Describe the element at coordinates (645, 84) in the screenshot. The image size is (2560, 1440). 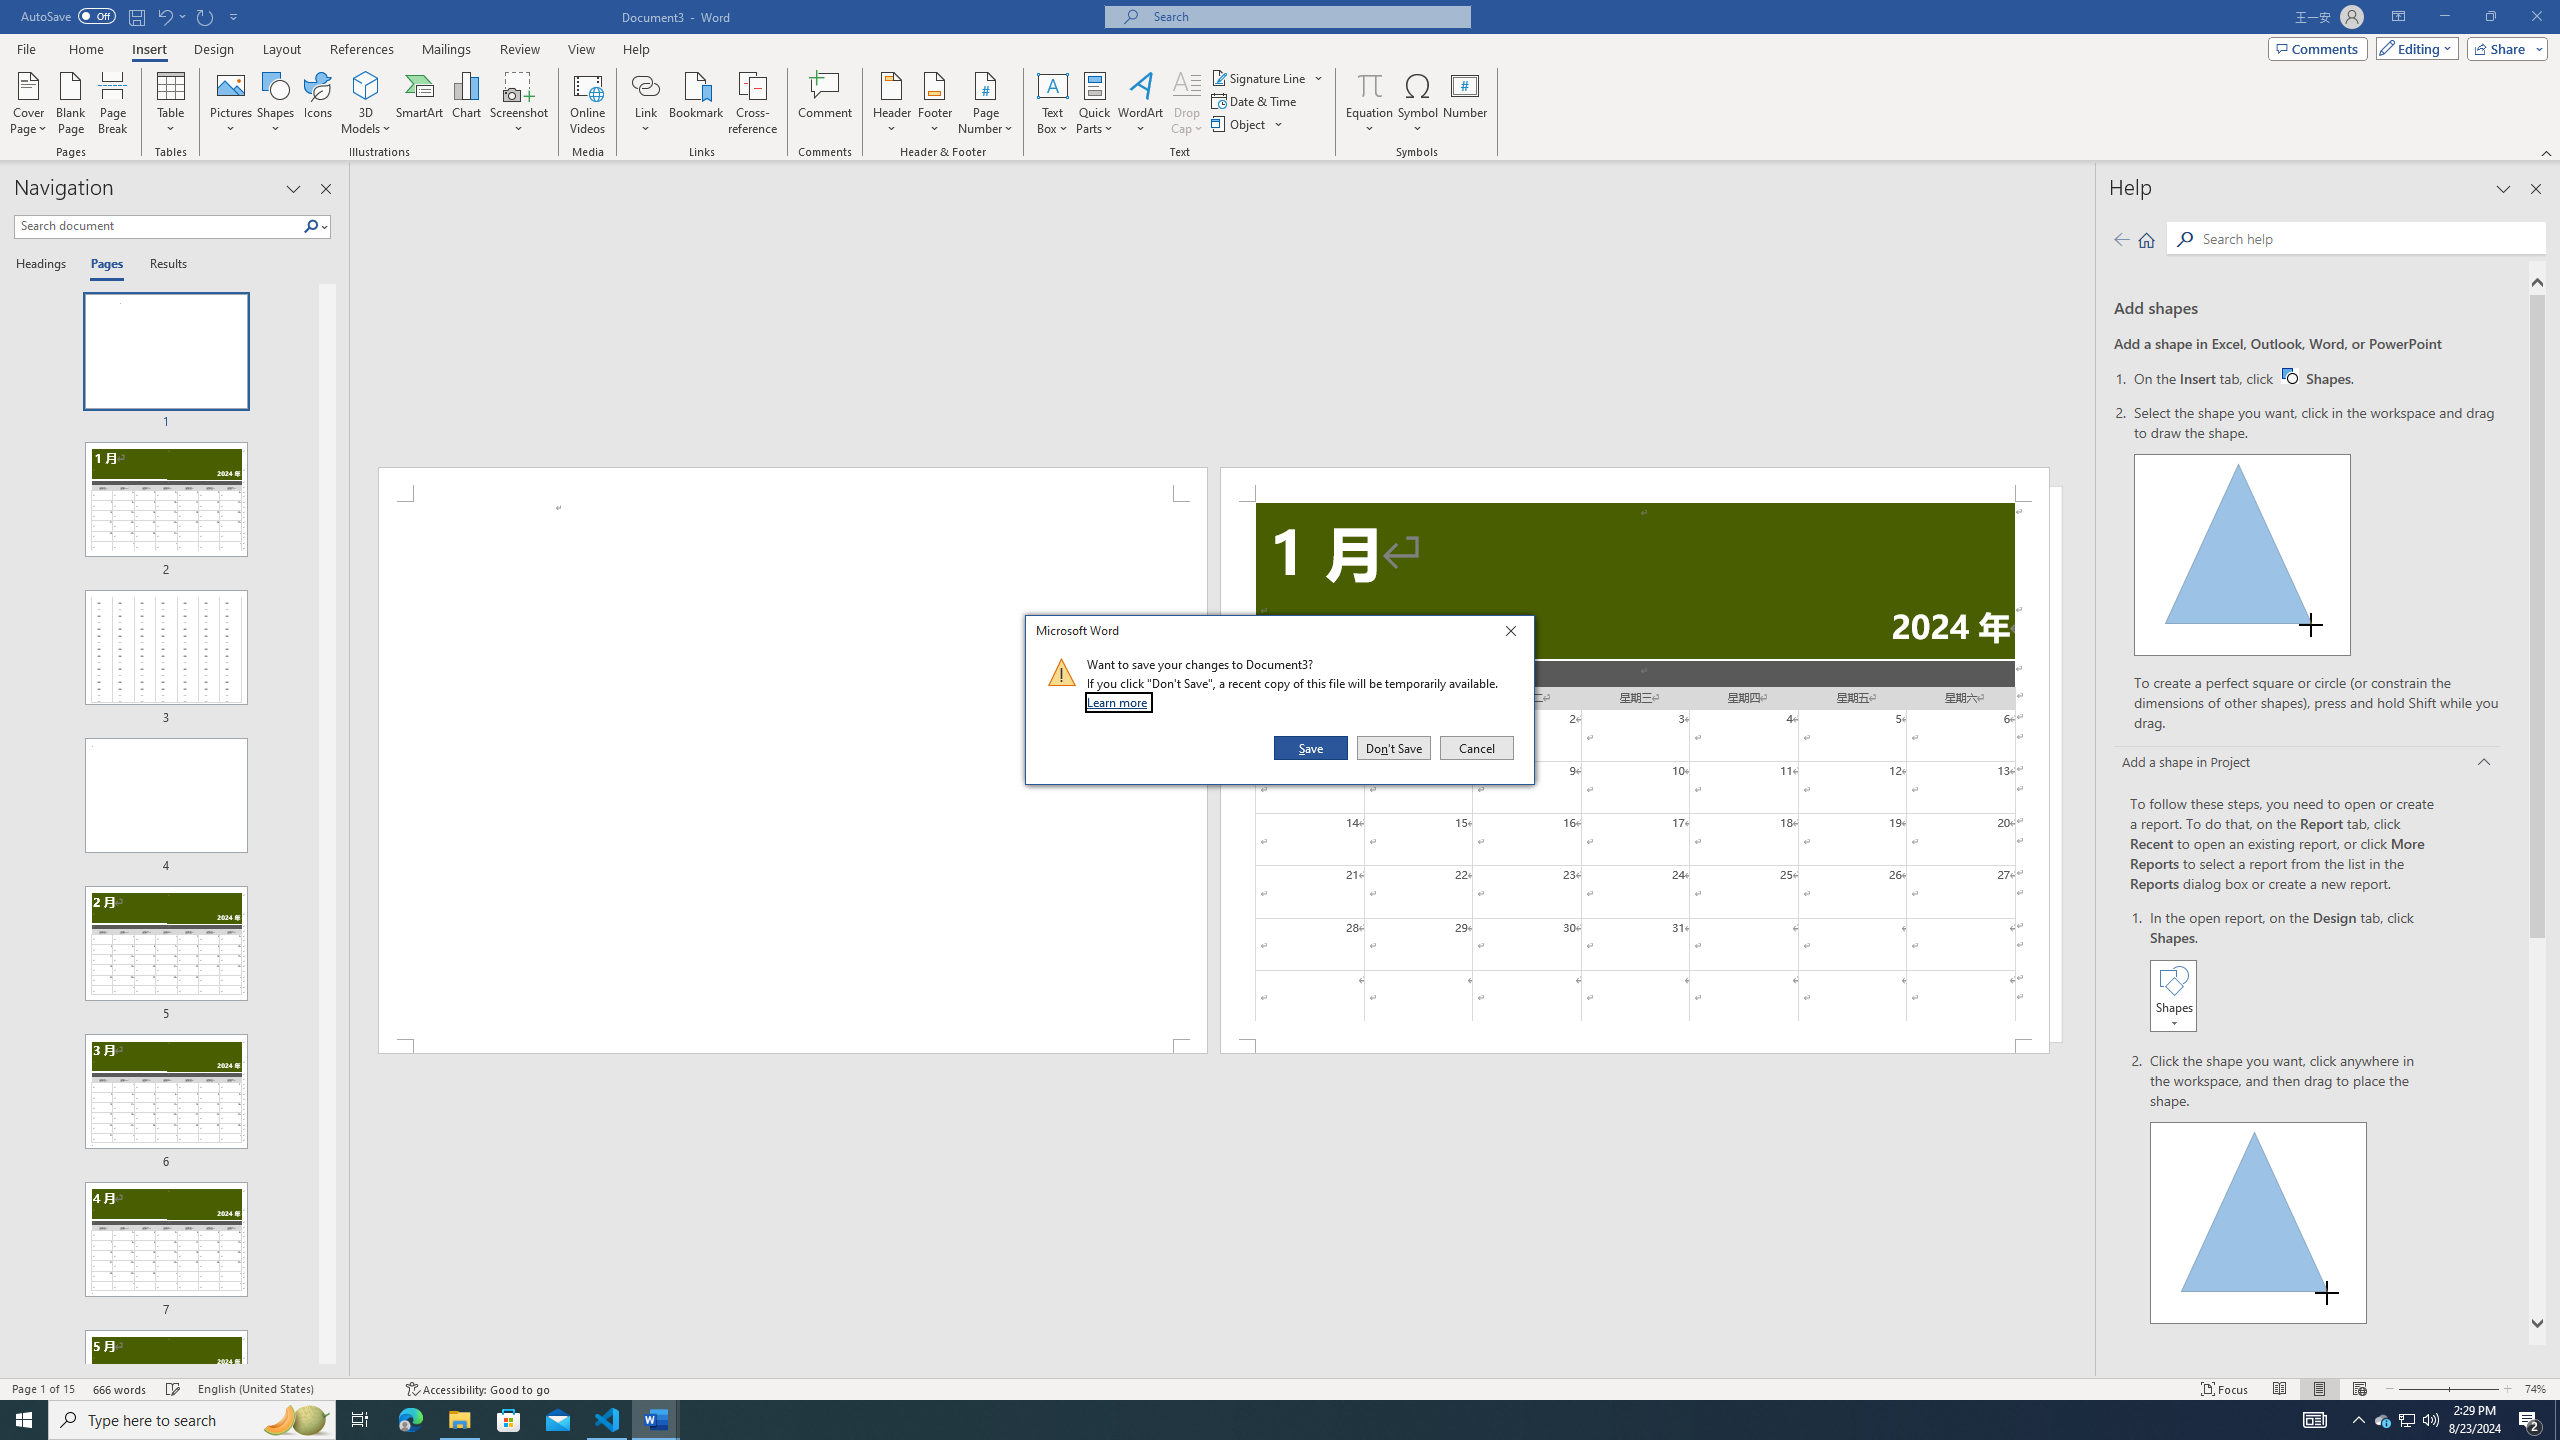
I see `'Link'` at that location.